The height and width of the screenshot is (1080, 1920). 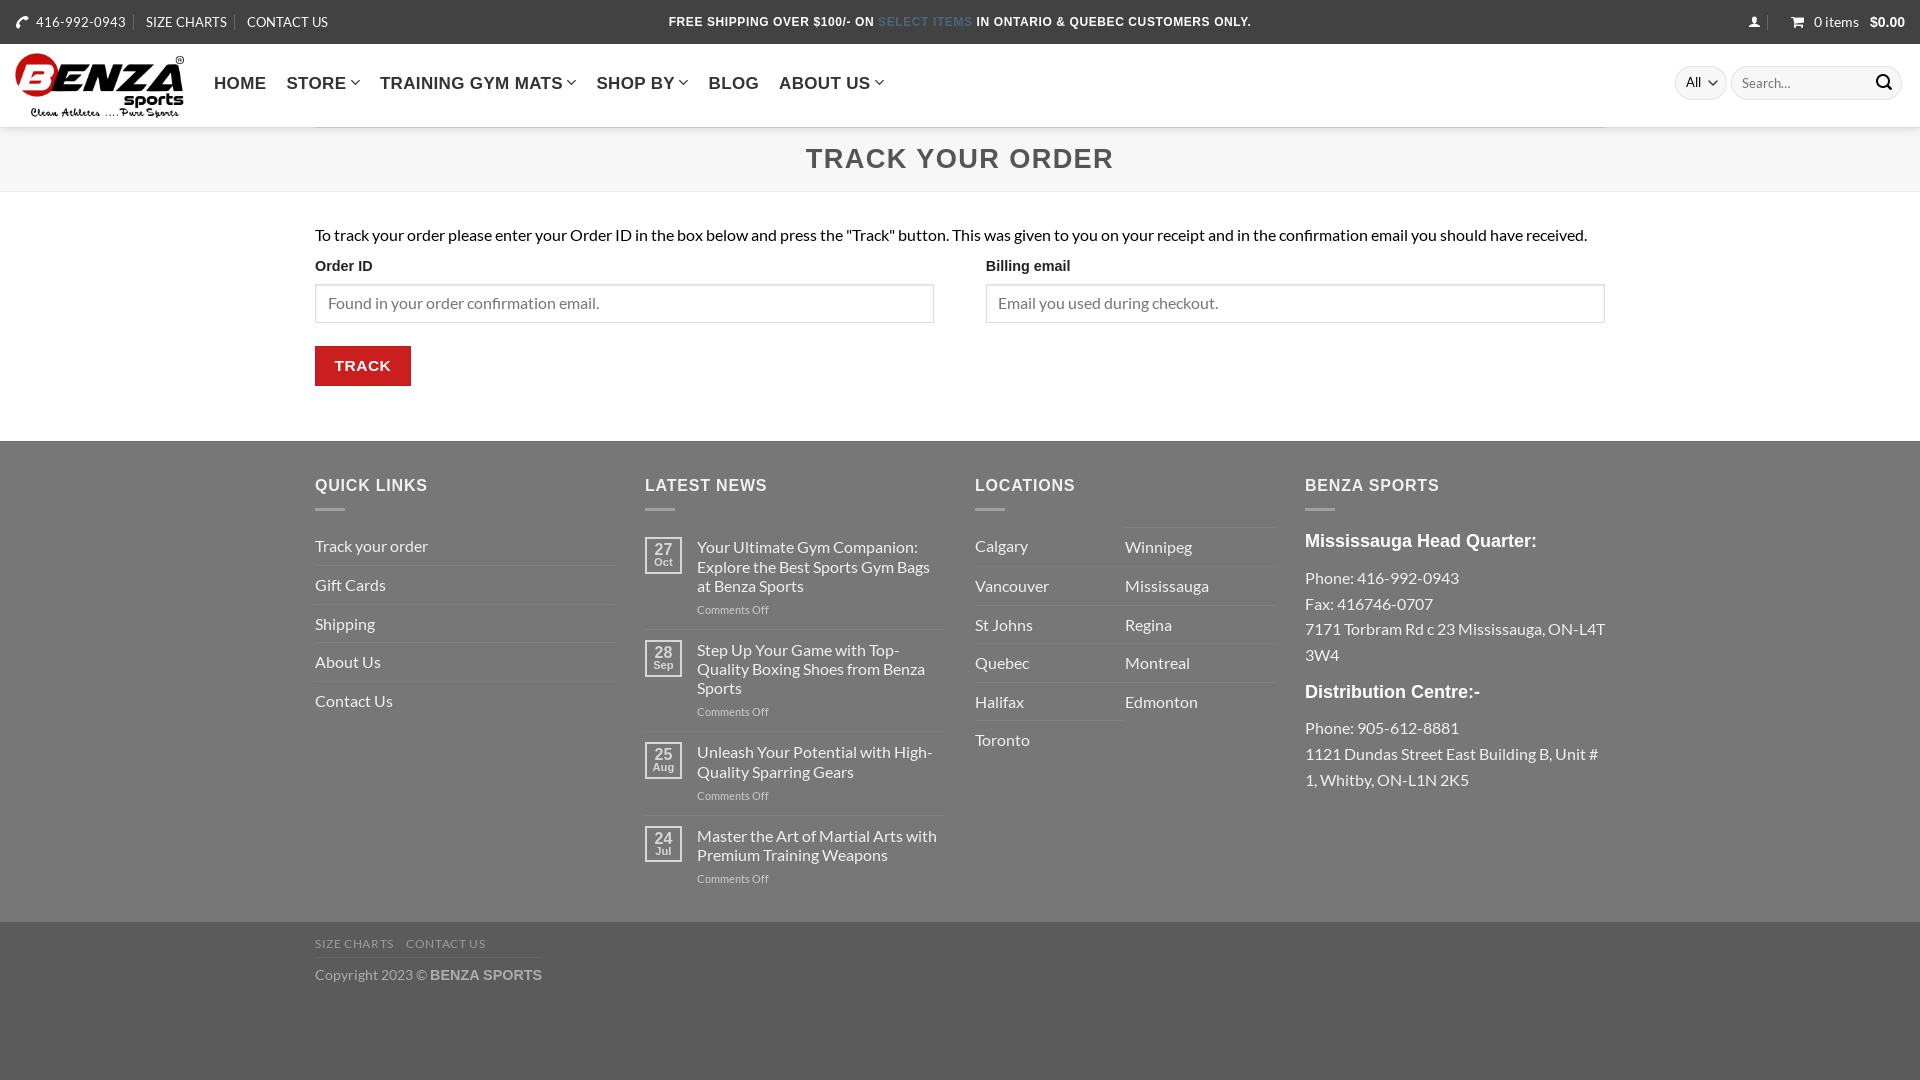 I want to click on 'Halifax', so click(x=974, y=701).